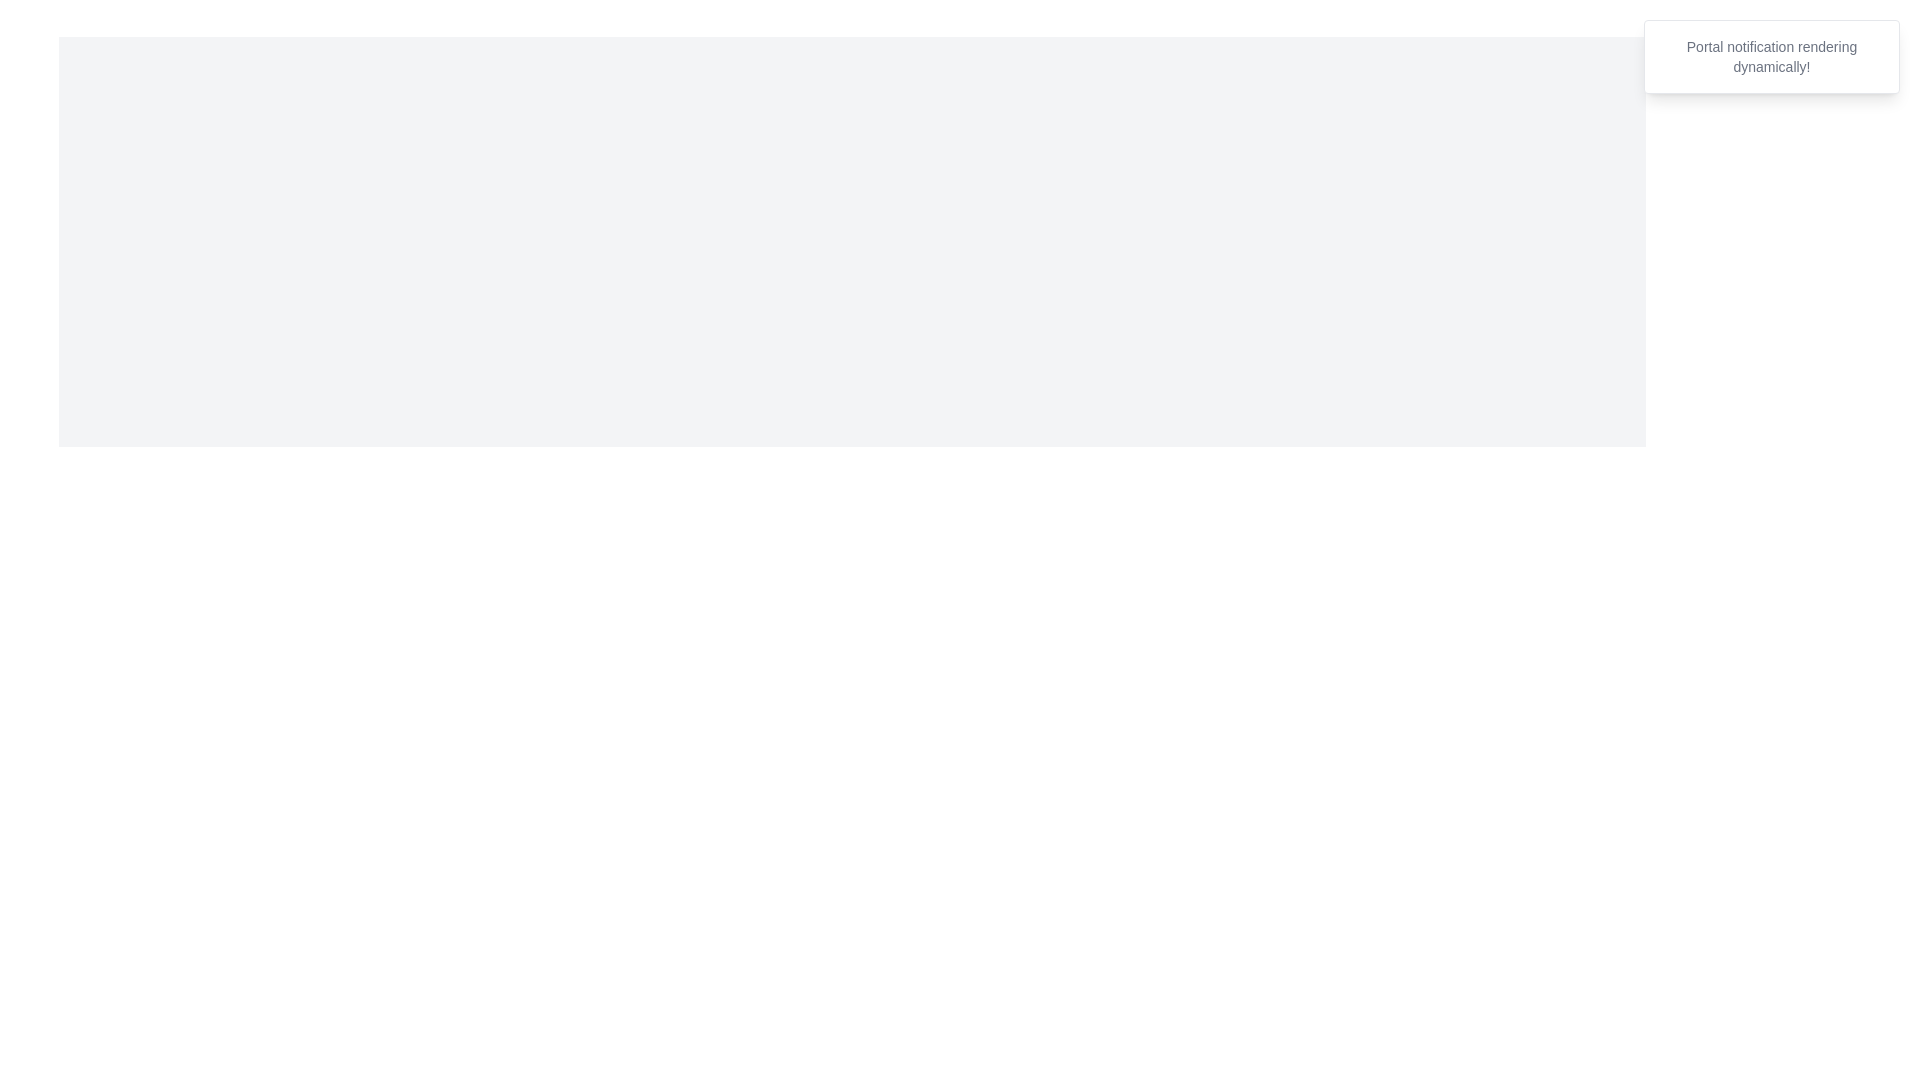 The image size is (1920, 1080). Describe the element at coordinates (1771, 56) in the screenshot. I see `the static text displaying 'Portal notification rendering dynamically!' located in the top-right corner of the interface within a notification pop-up` at that location.